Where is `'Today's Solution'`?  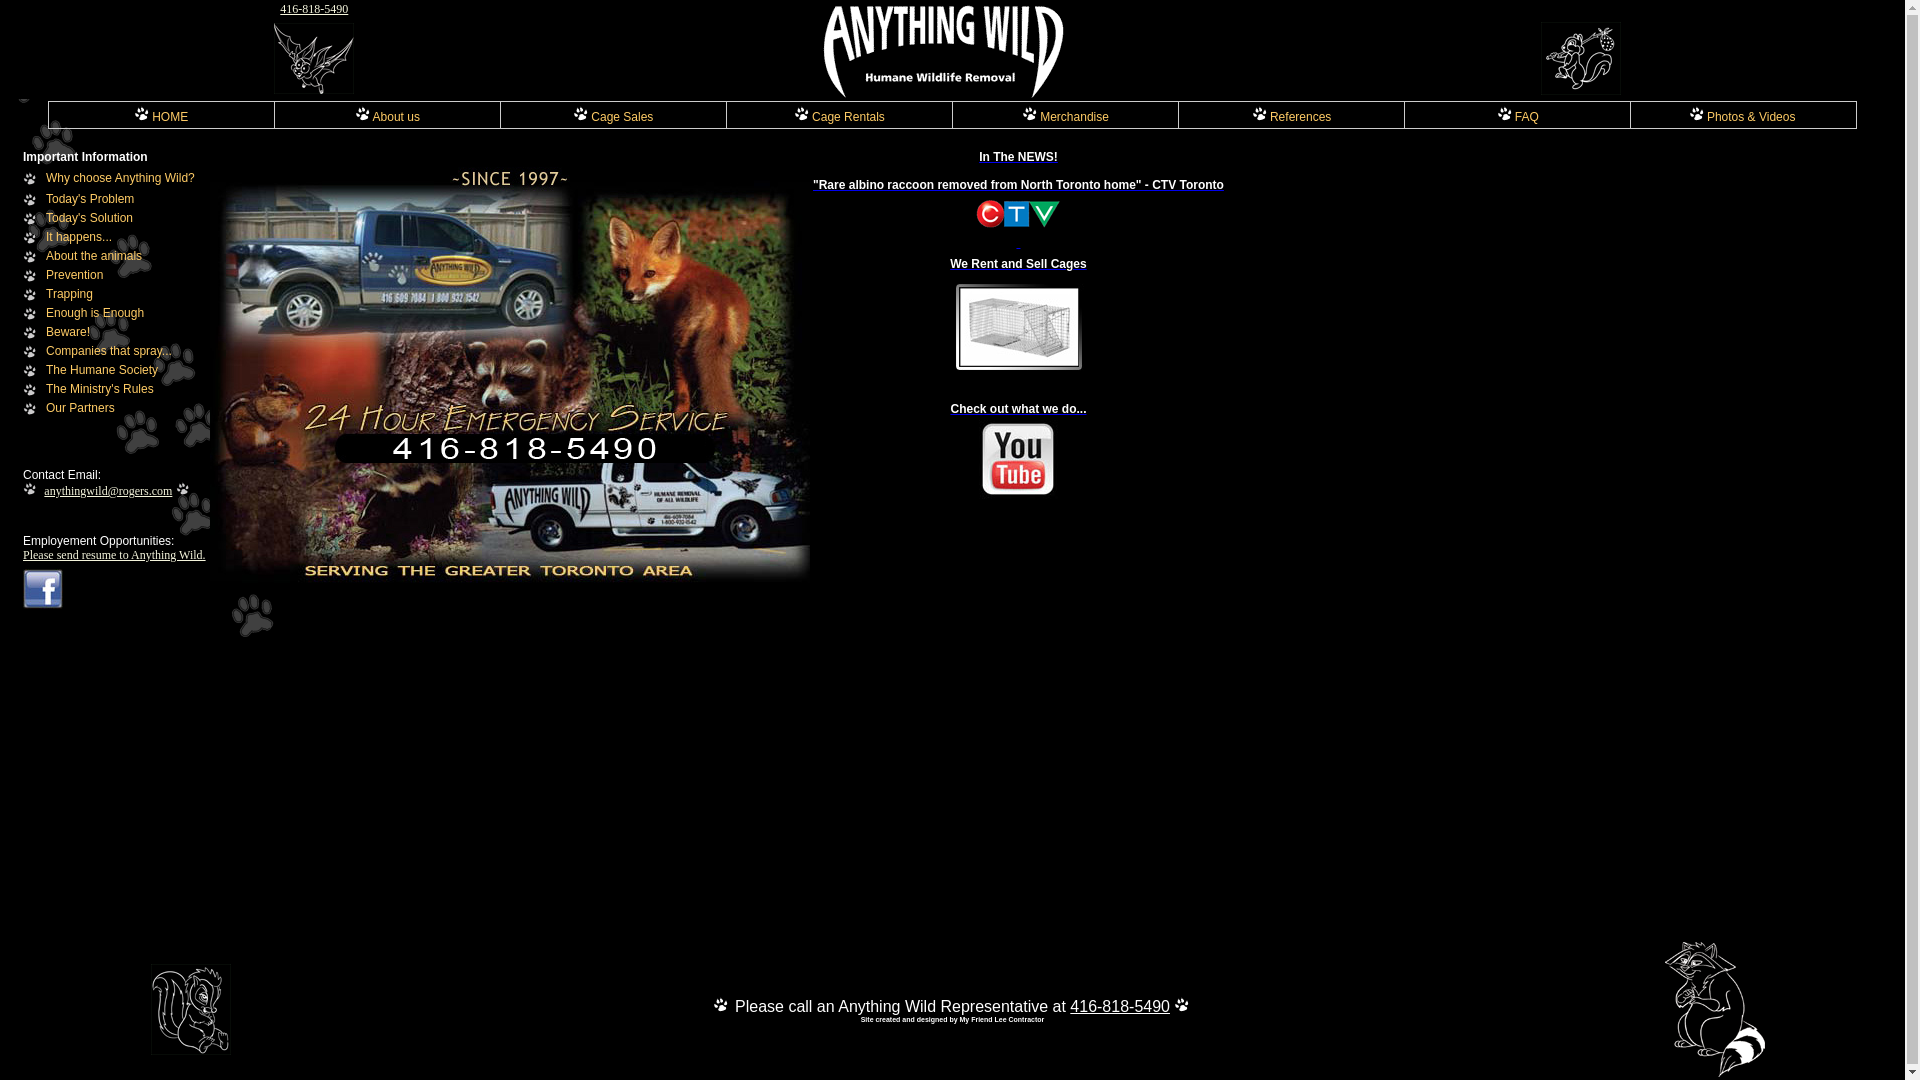 'Today's Solution' is located at coordinates (88, 218).